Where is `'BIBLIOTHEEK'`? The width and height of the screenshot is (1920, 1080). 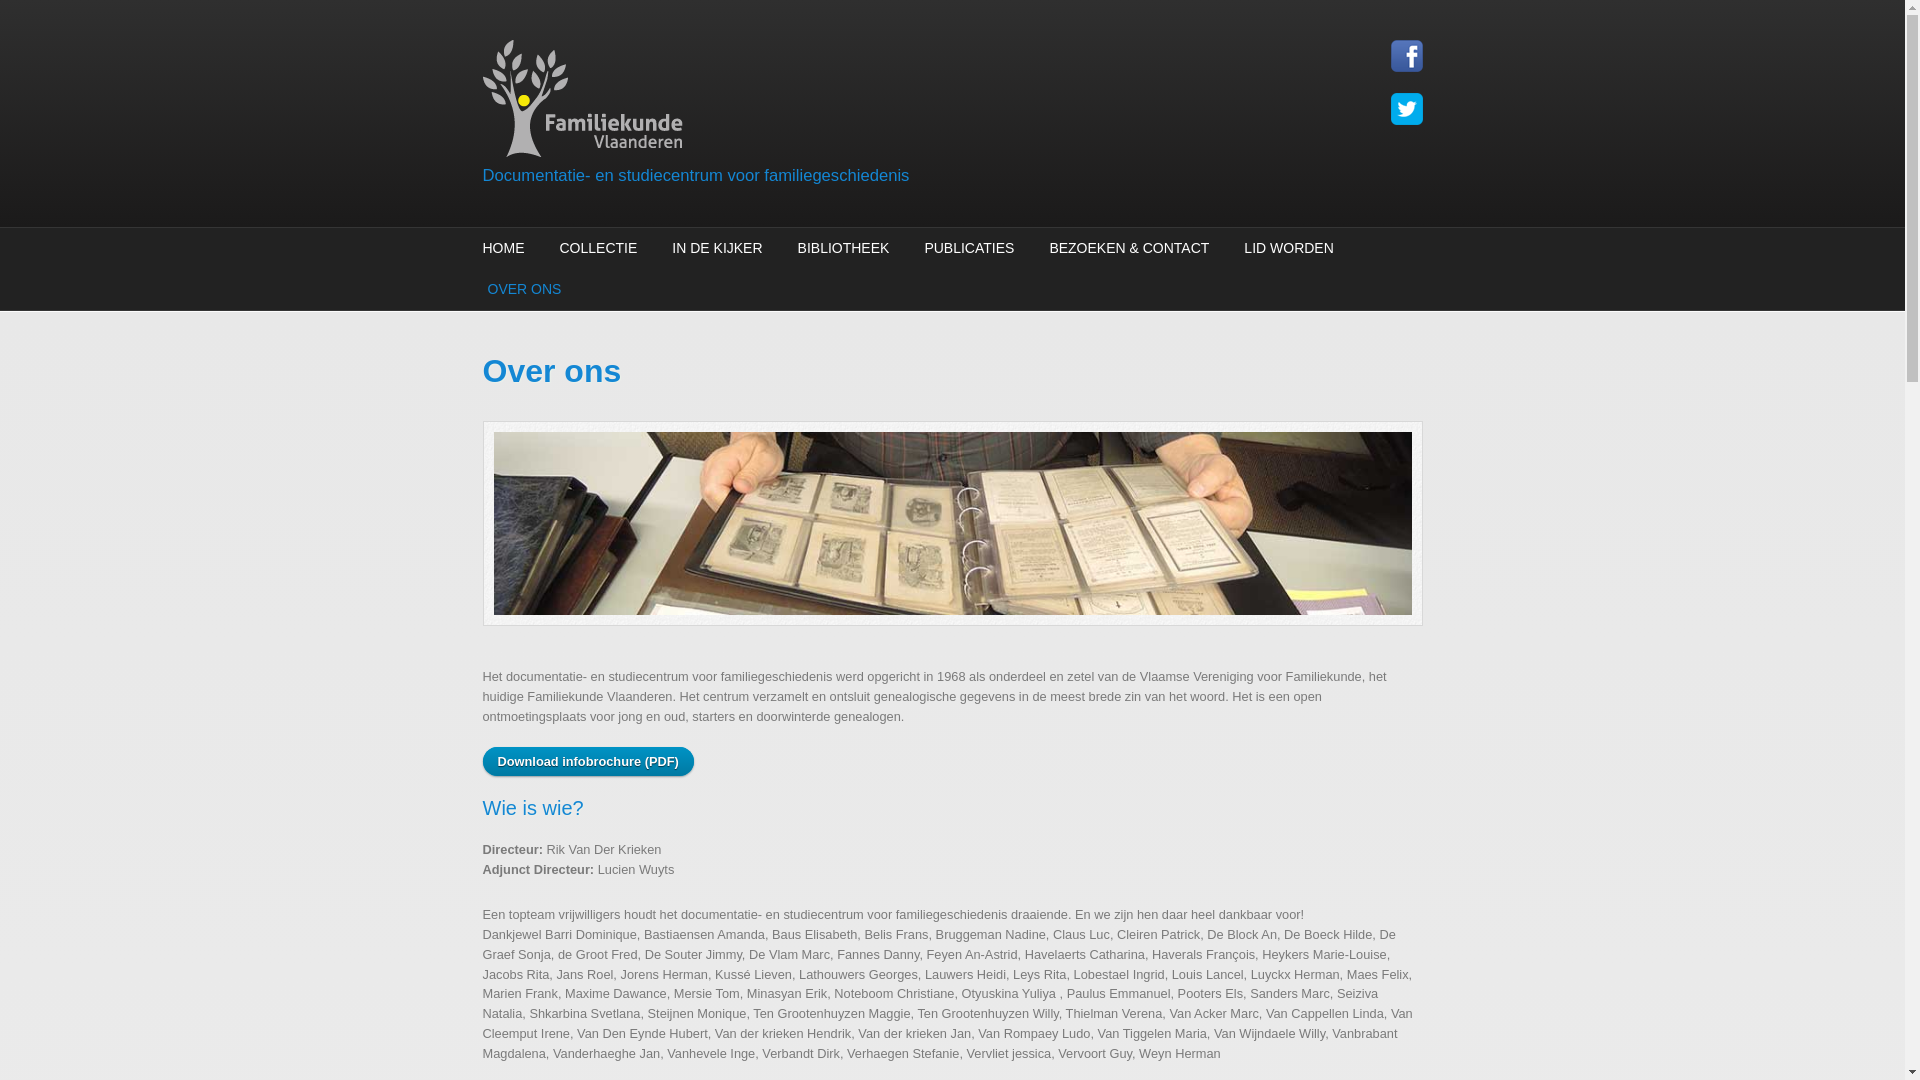 'BIBLIOTHEEK' is located at coordinates (844, 247).